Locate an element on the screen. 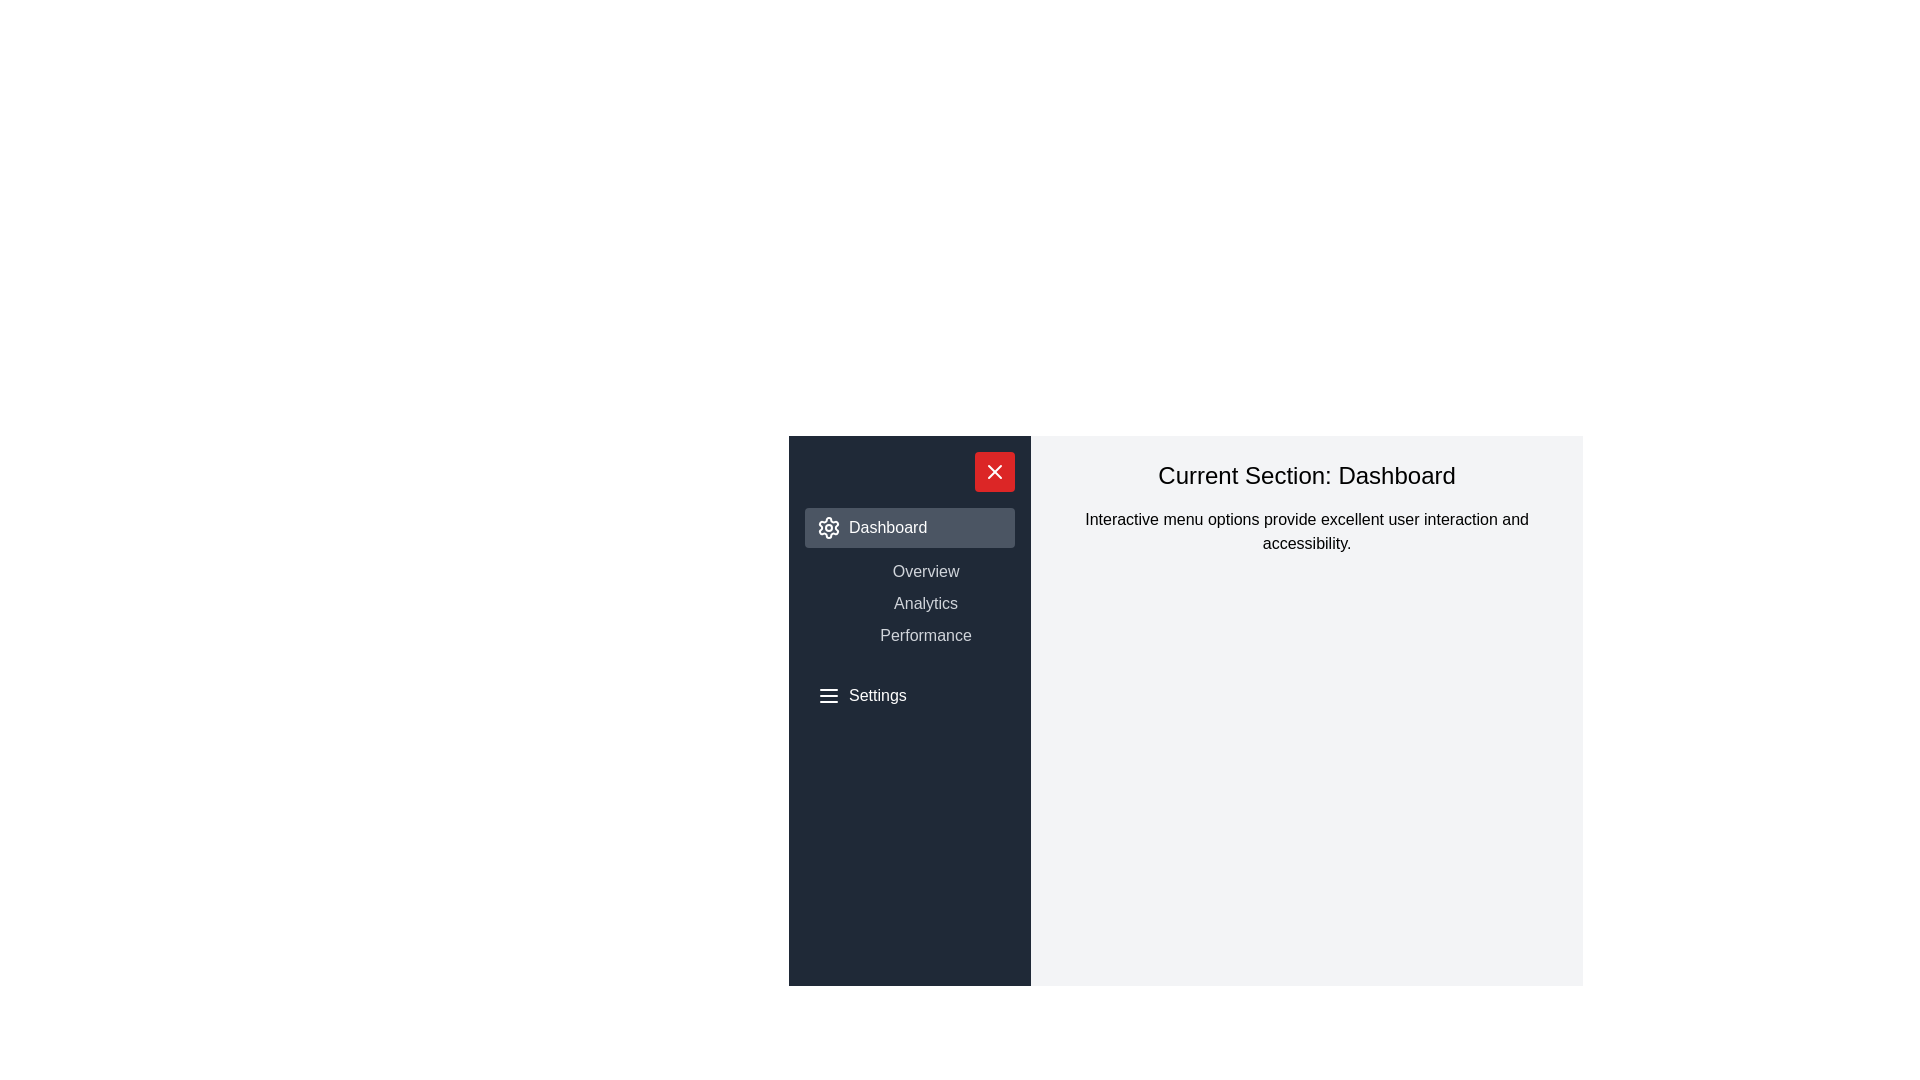 The height and width of the screenshot is (1080, 1920). the red square button with a white 'X' icon located at the top-right corner of the navigation sidebar is located at coordinates (995, 471).